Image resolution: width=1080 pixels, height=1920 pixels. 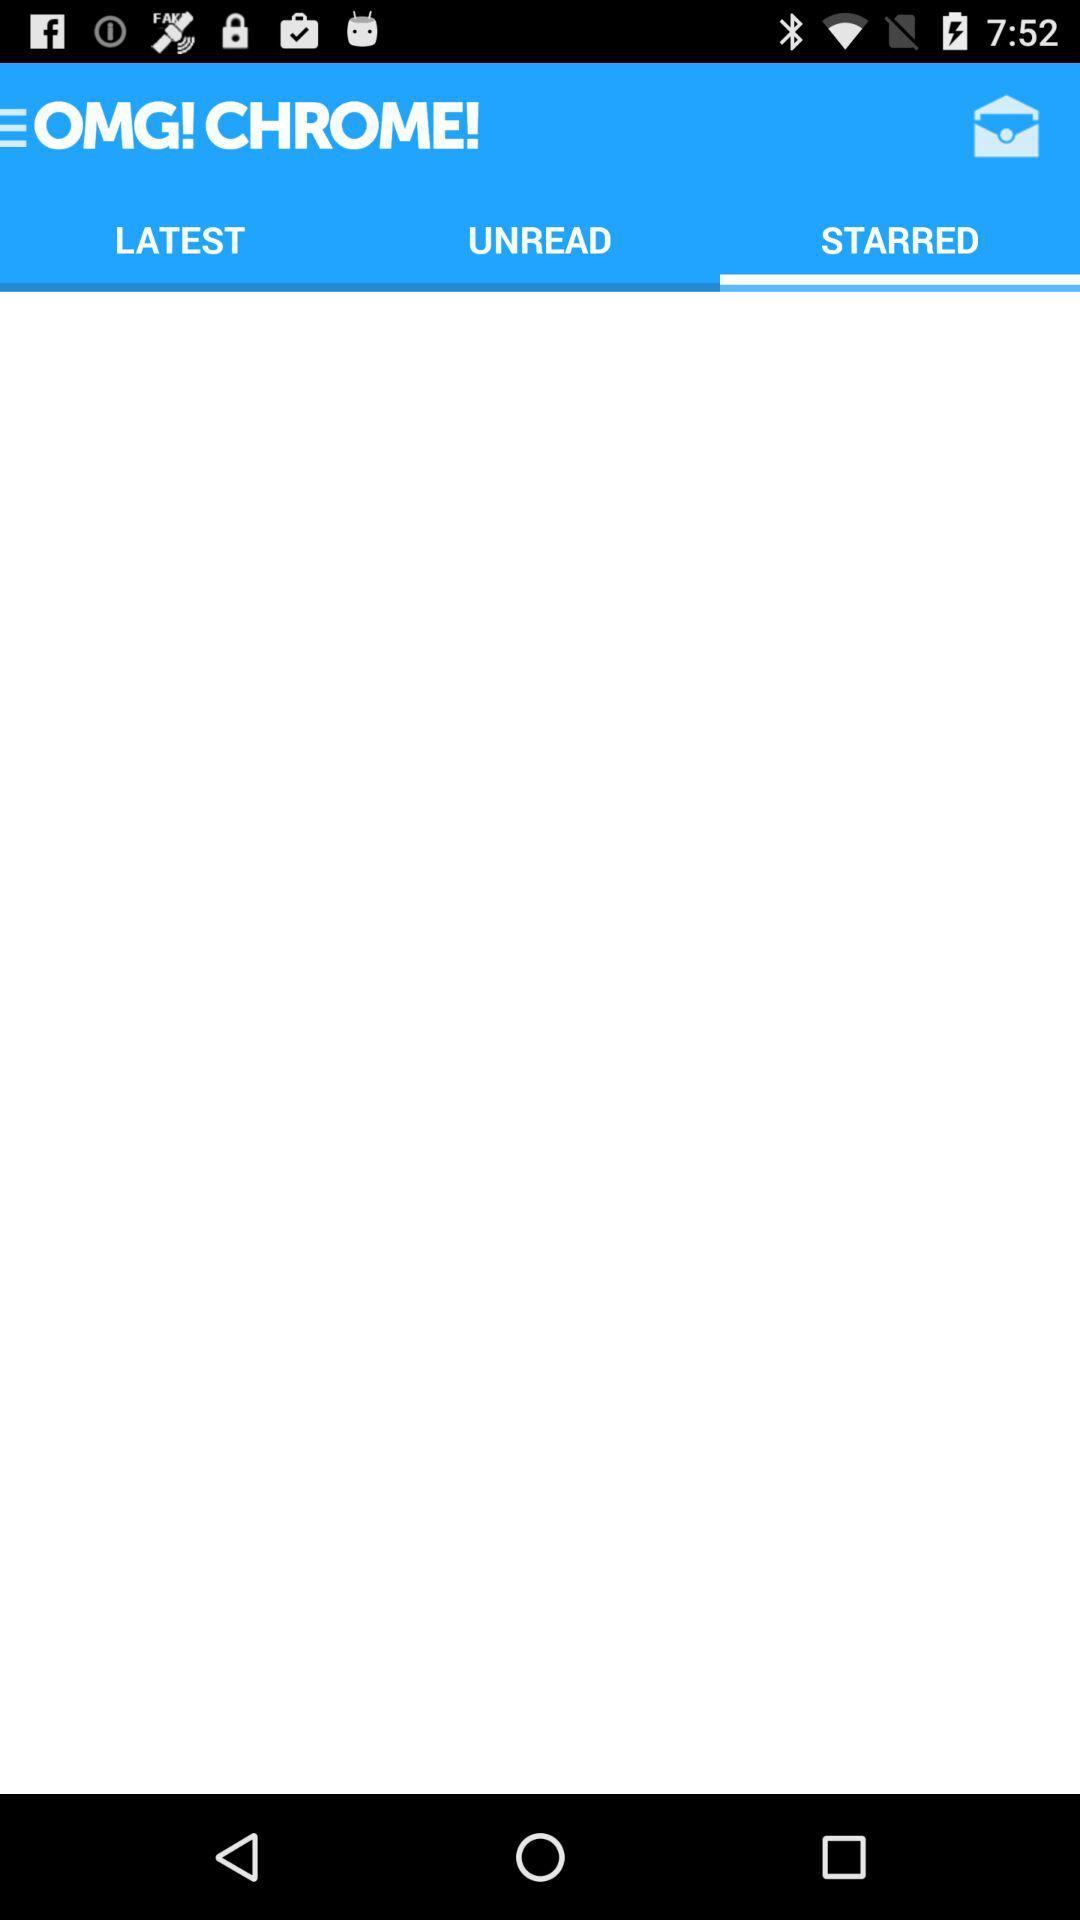 I want to click on the icon to the right of latest item, so click(x=540, y=239).